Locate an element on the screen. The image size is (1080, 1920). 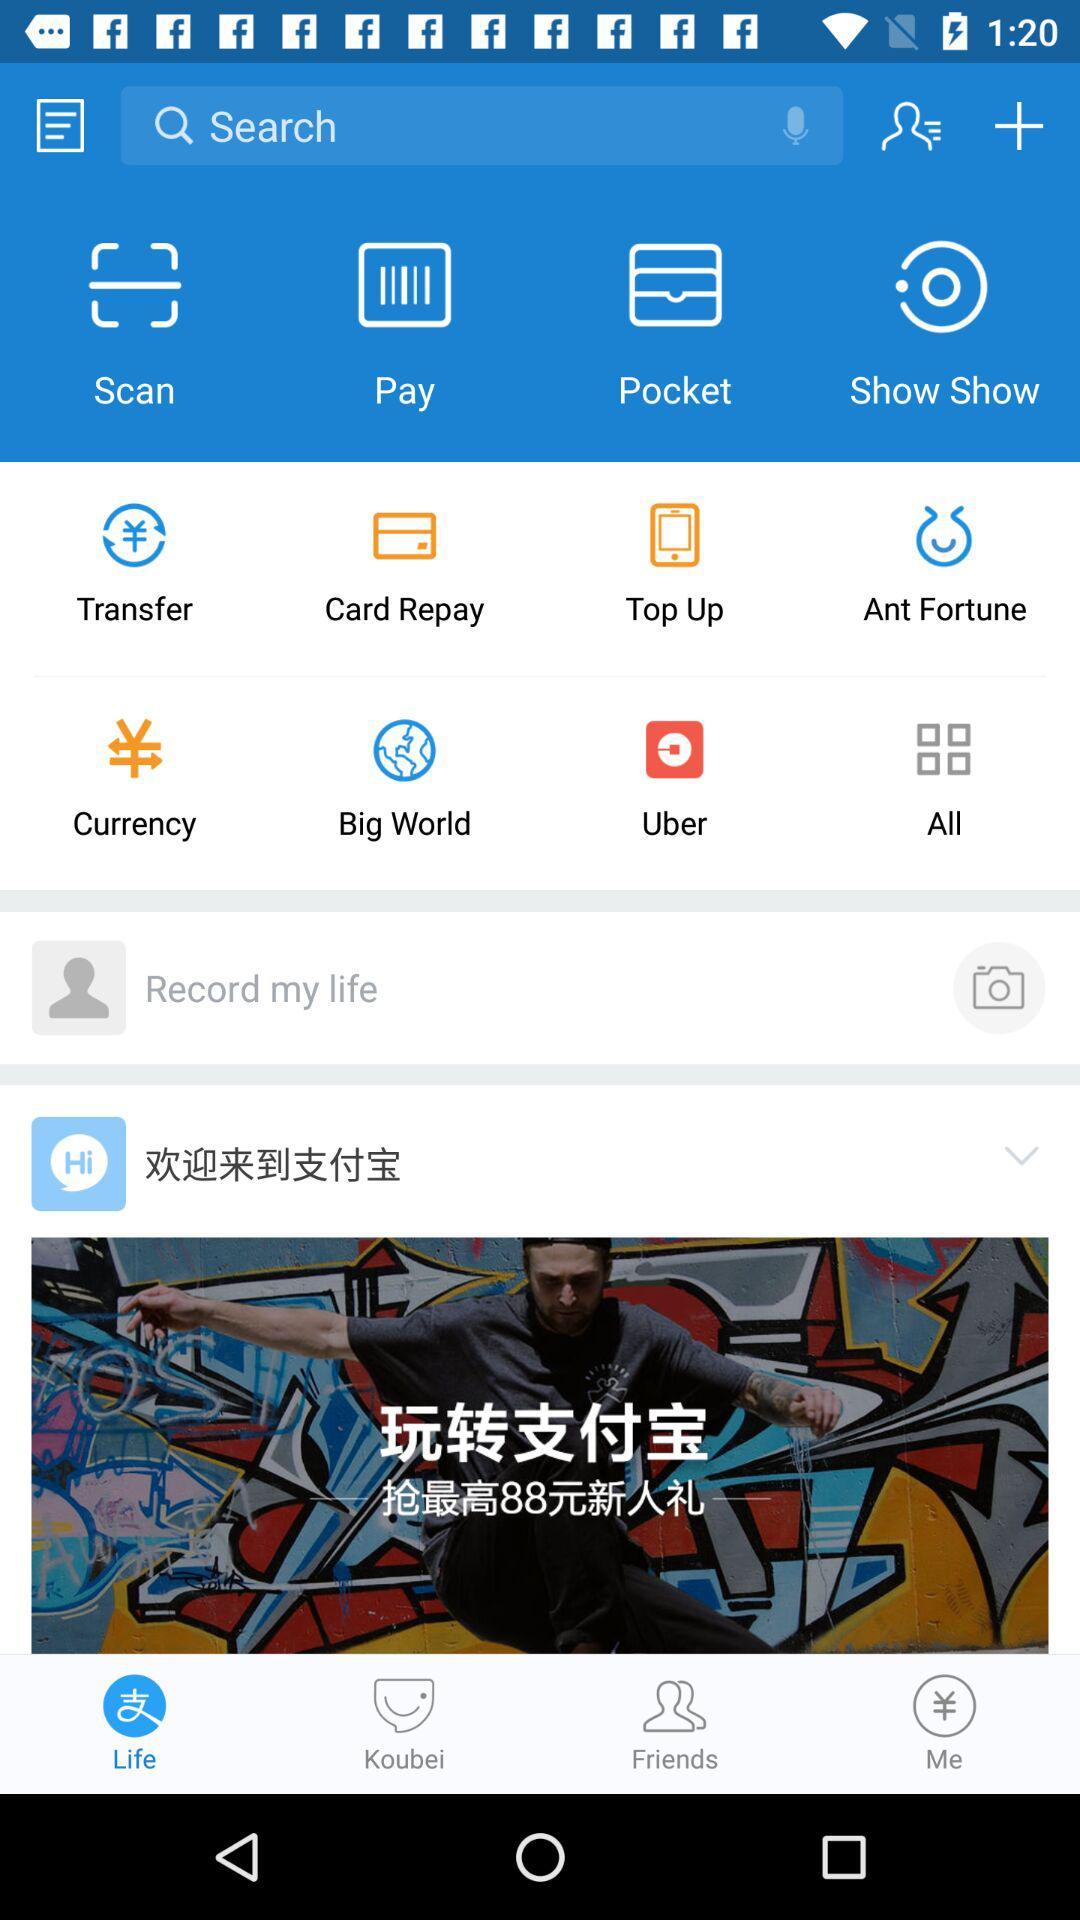
pay icon which is after scan on the page is located at coordinates (405, 285).